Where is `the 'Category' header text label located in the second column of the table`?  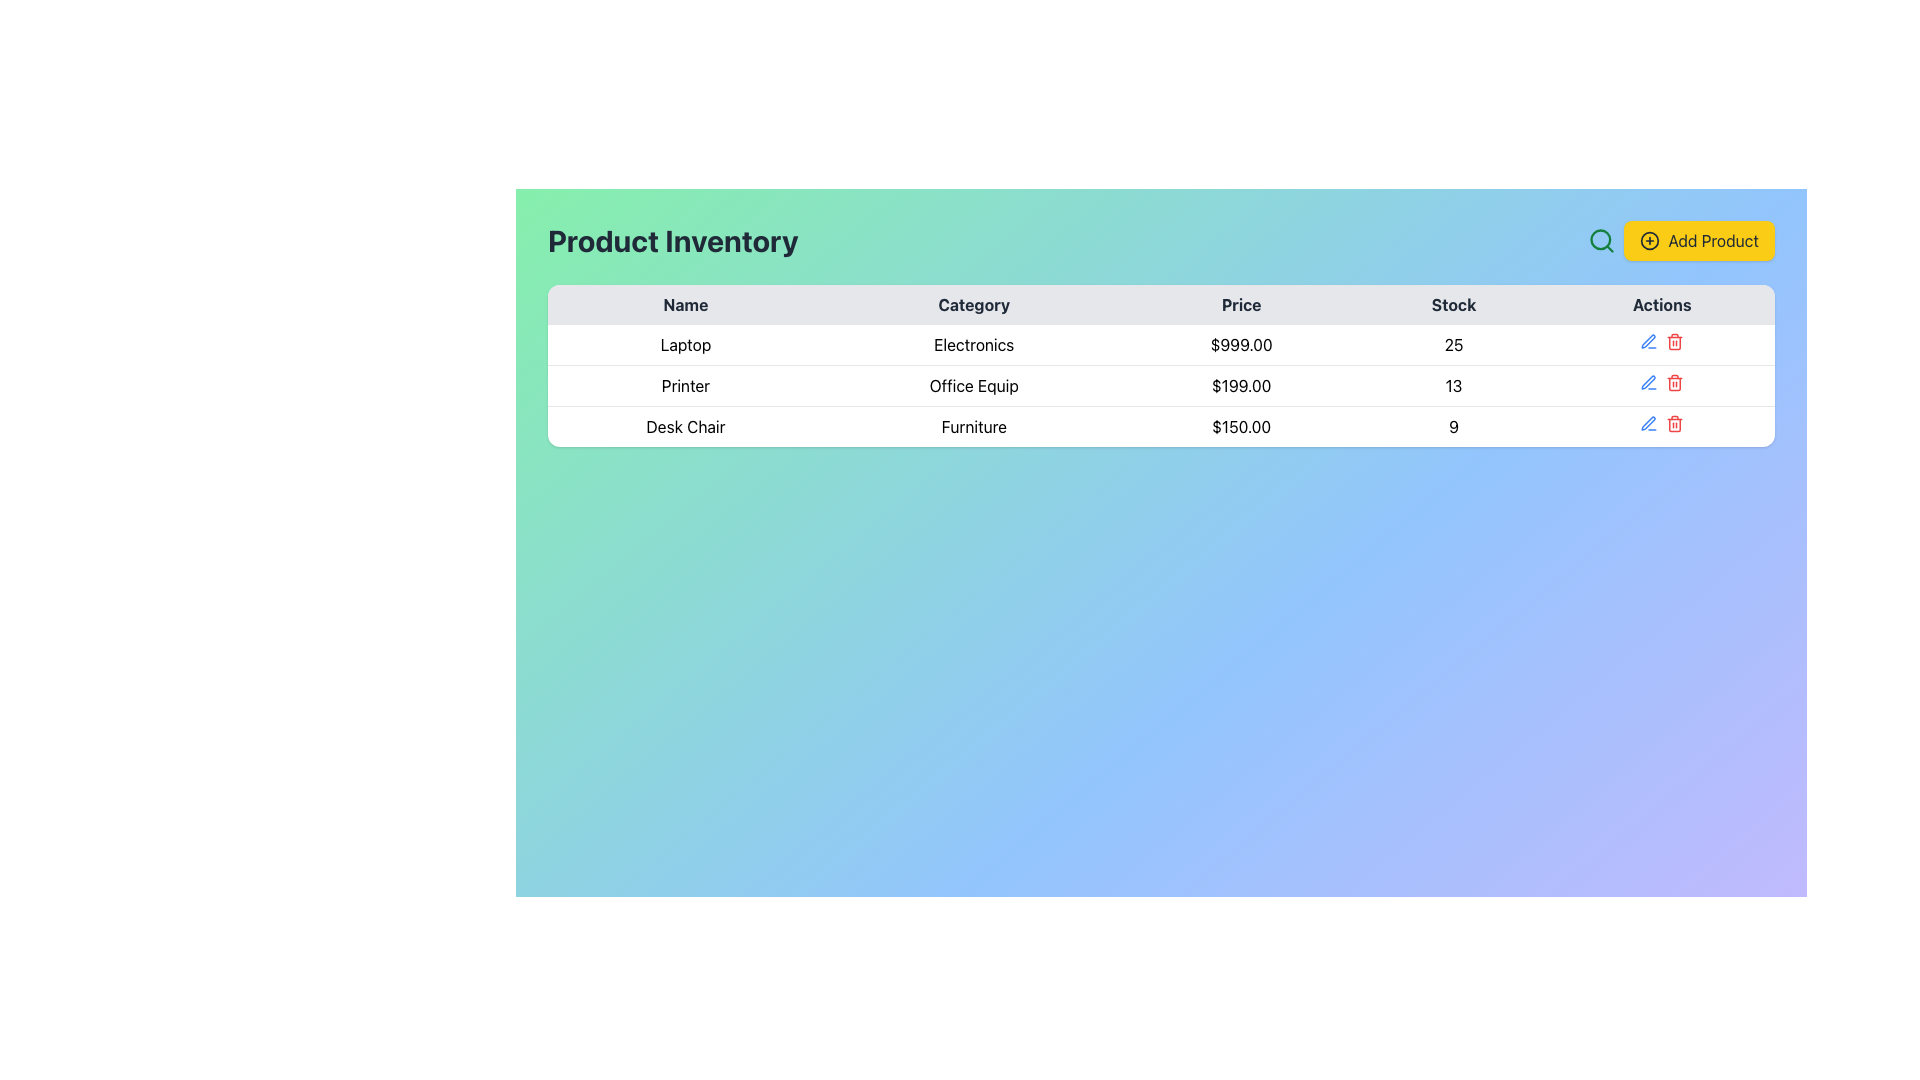 the 'Category' header text label located in the second column of the table is located at coordinates (974, 304).